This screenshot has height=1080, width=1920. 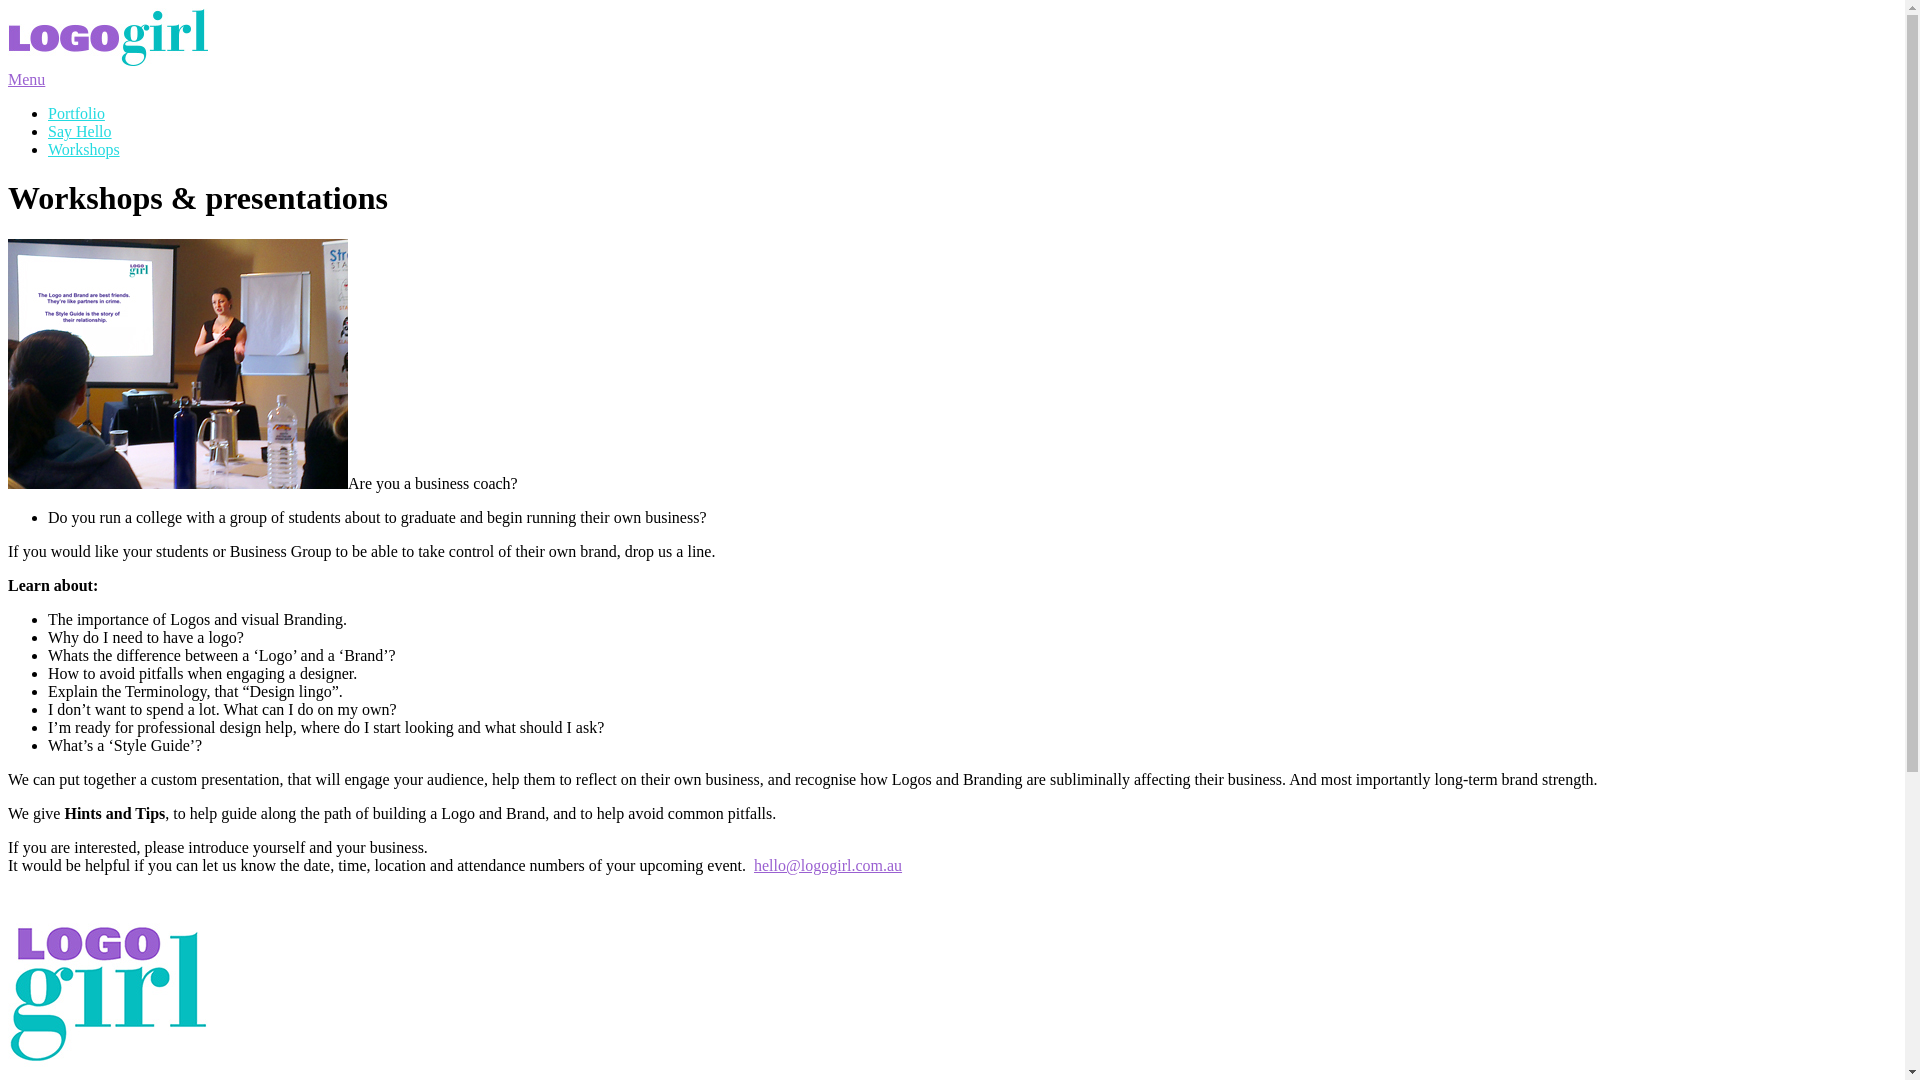 I want to click on 'Workshops', so click(x=82, y=148).